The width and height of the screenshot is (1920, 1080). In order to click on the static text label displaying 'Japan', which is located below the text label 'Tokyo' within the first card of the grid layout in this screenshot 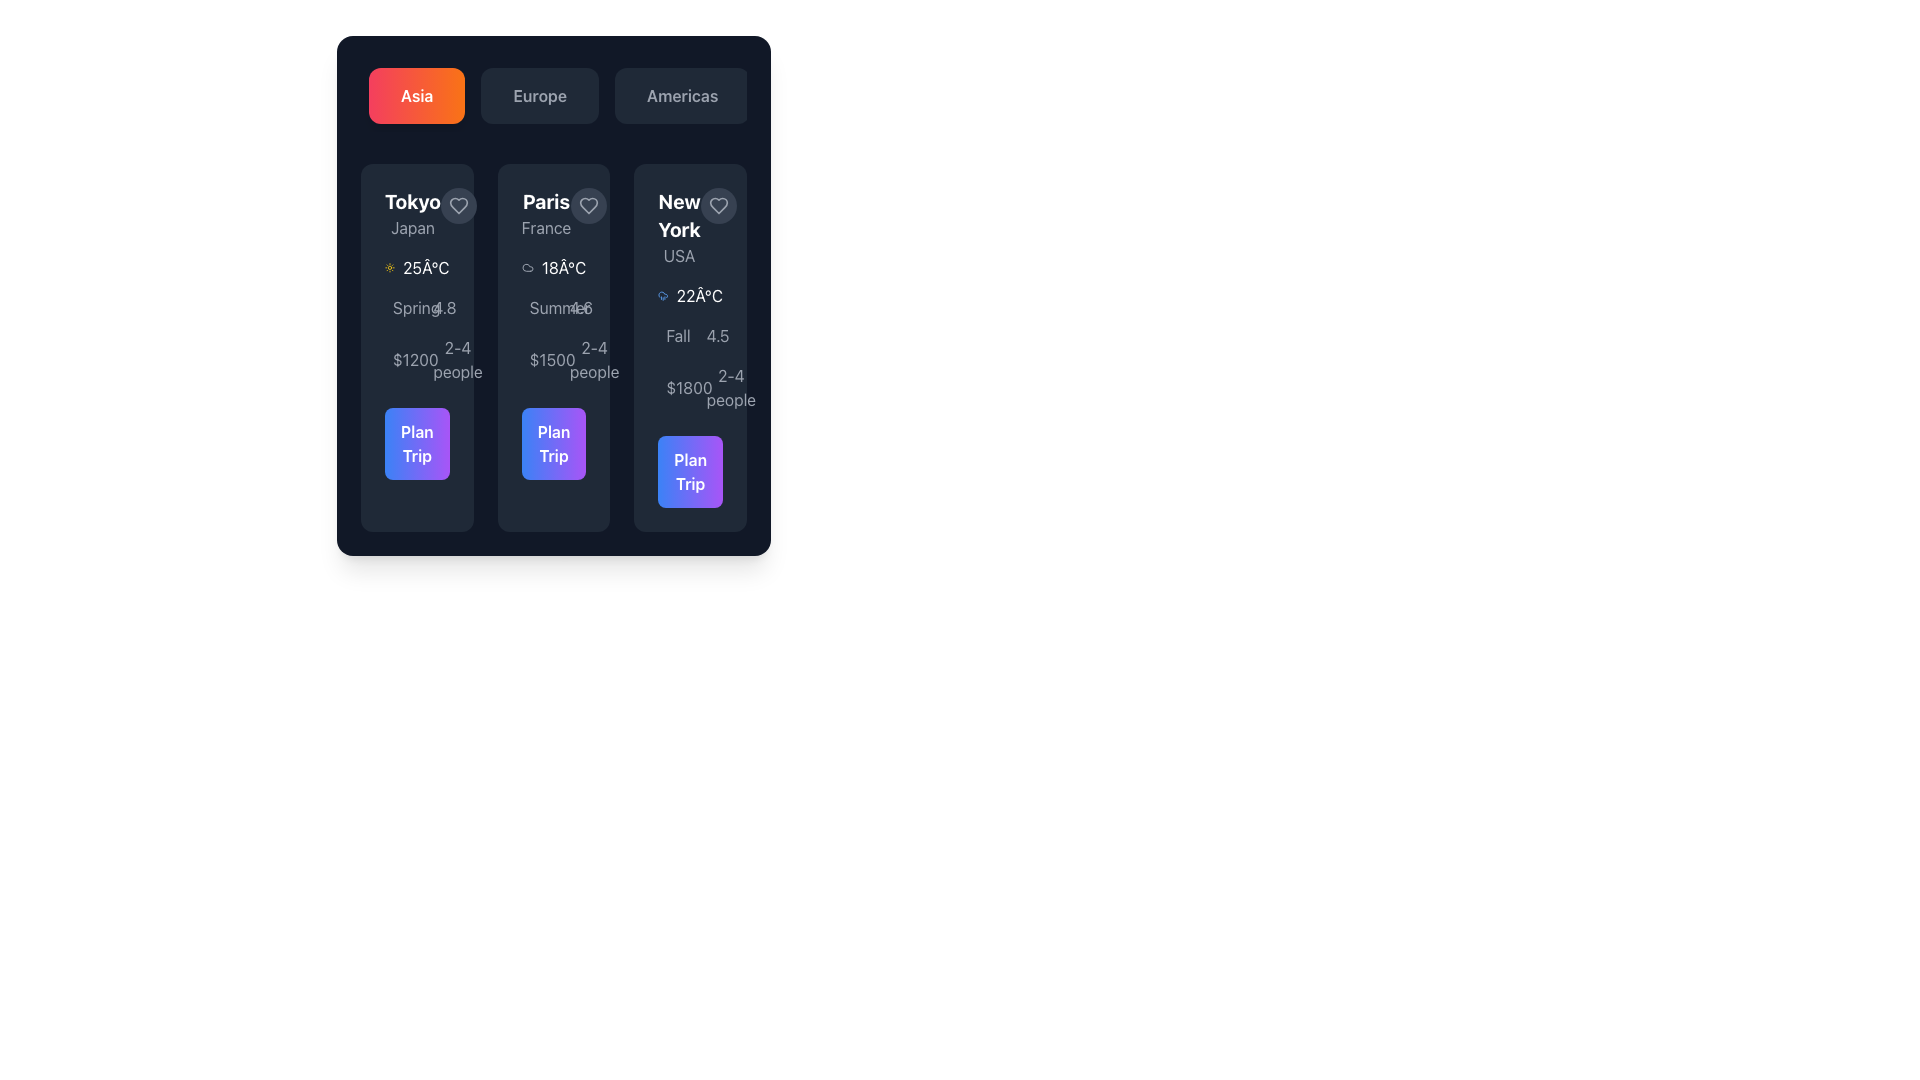, I will do `click(411, 226)`.